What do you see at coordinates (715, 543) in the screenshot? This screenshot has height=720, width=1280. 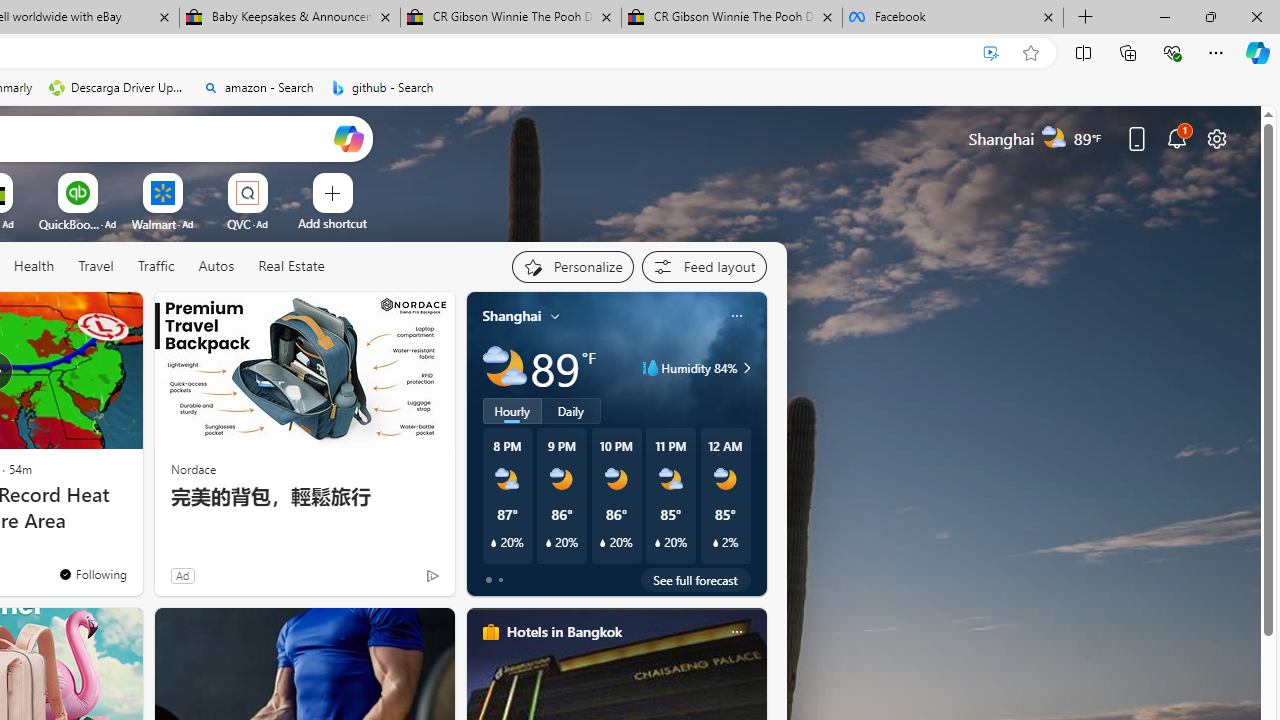 I see `'Class: weather-current-precipitation-glyph'` at bounding box center [715, 543].